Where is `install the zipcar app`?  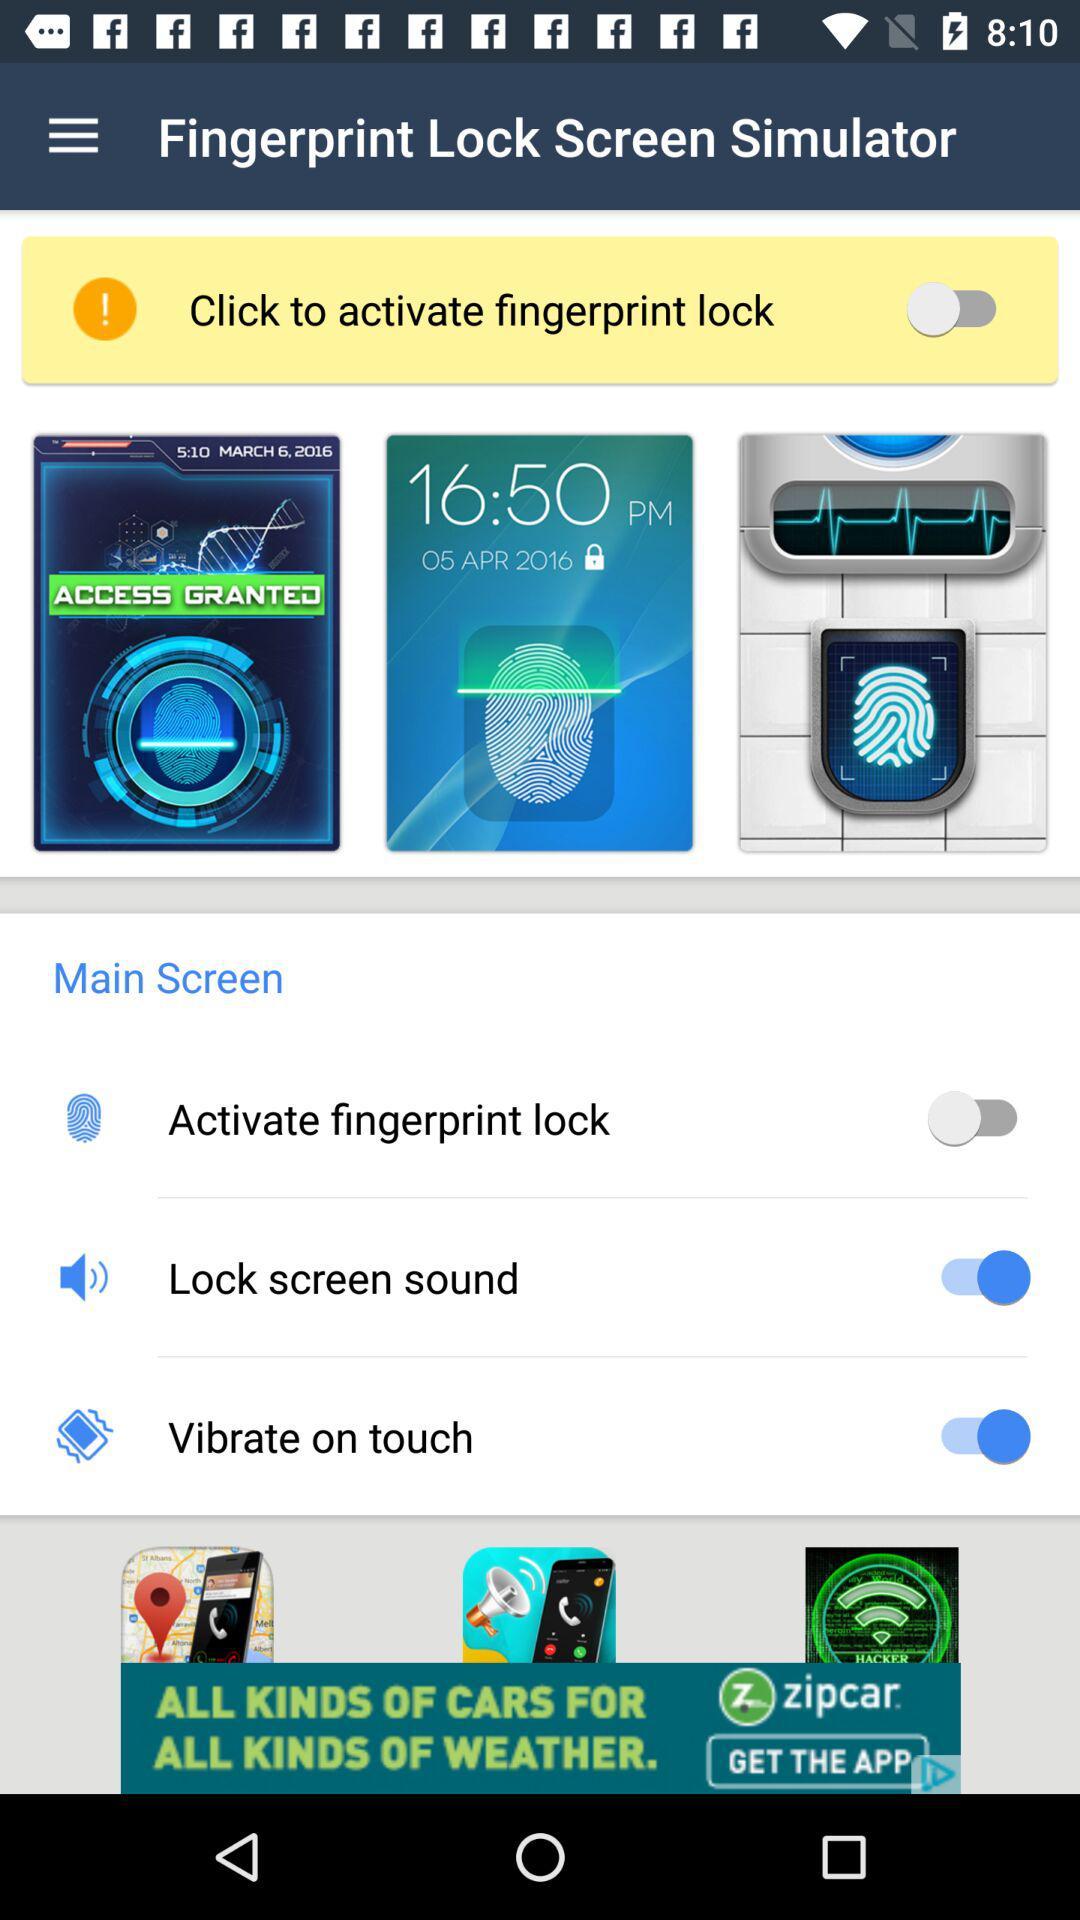 install the zipcar app is located at coordinates (540, 1727).